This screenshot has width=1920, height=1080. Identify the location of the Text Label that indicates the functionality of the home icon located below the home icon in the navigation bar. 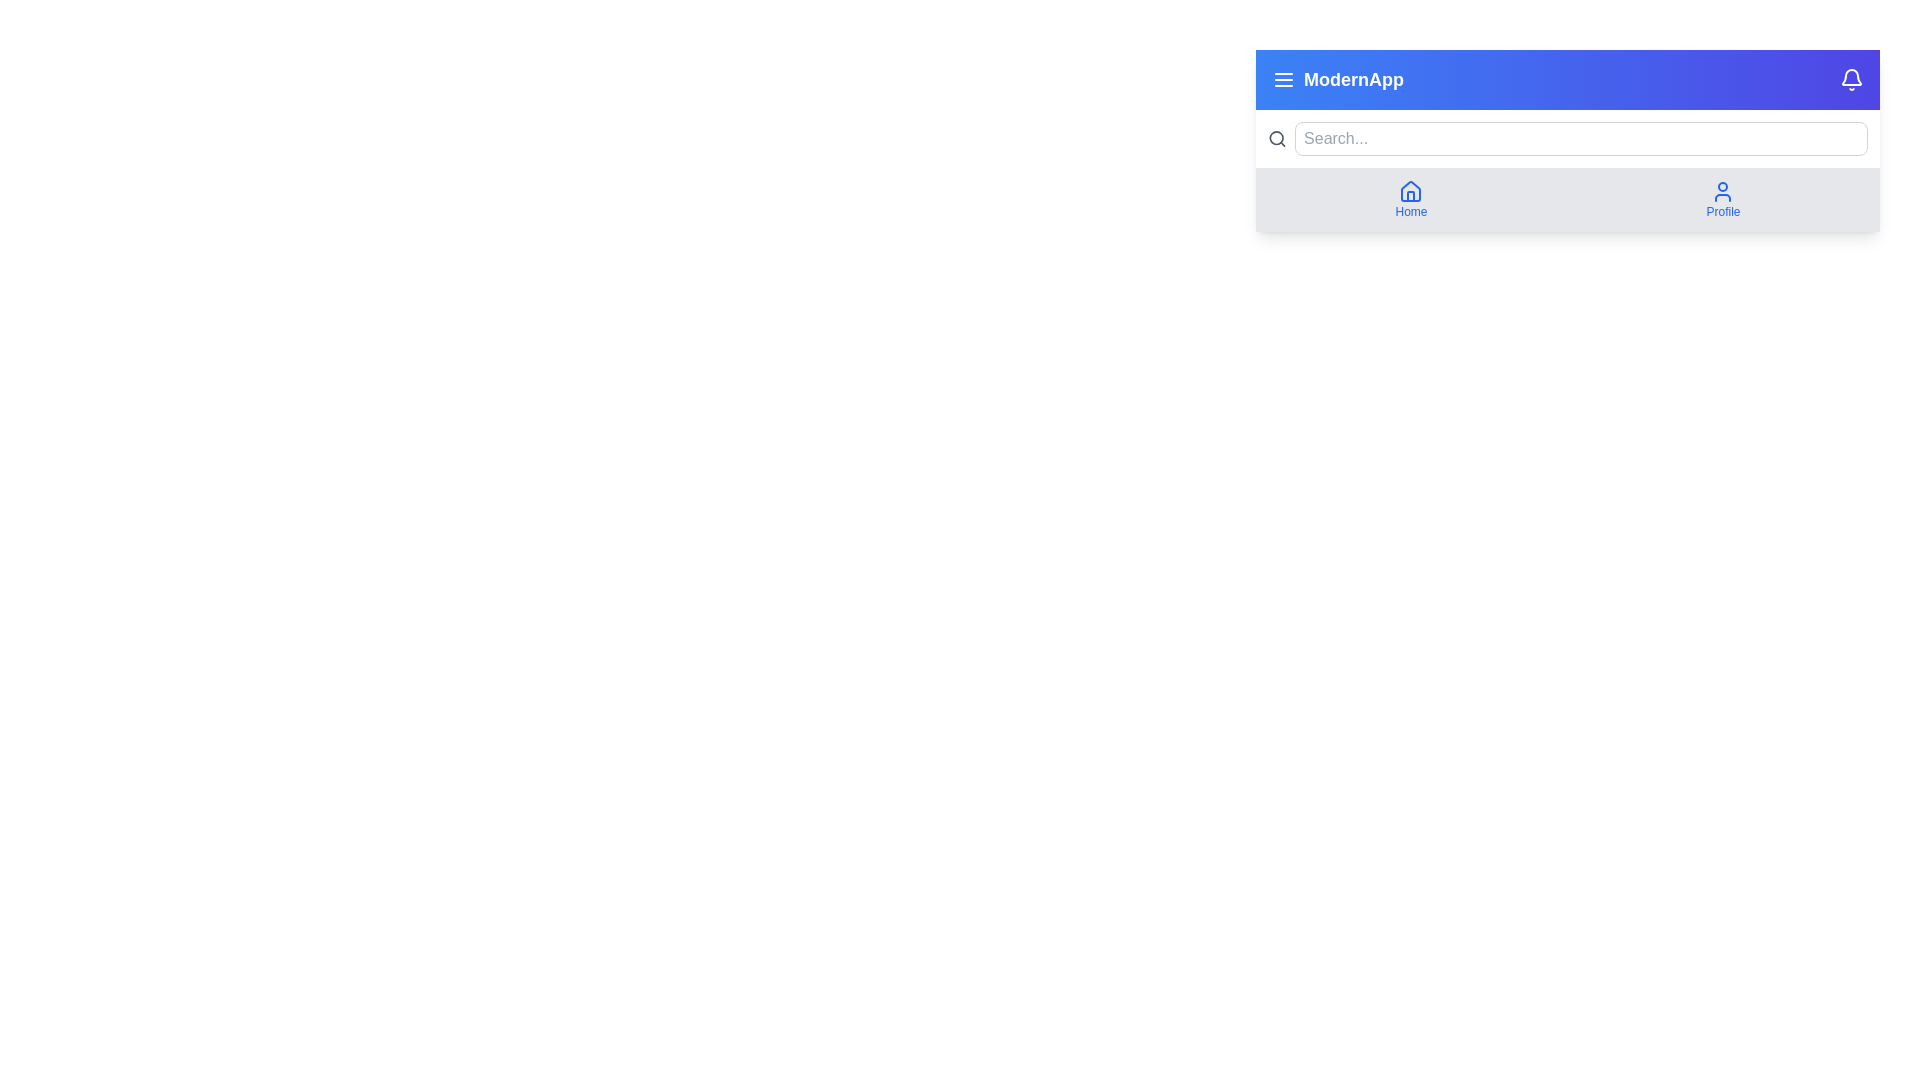
(1410, 212).